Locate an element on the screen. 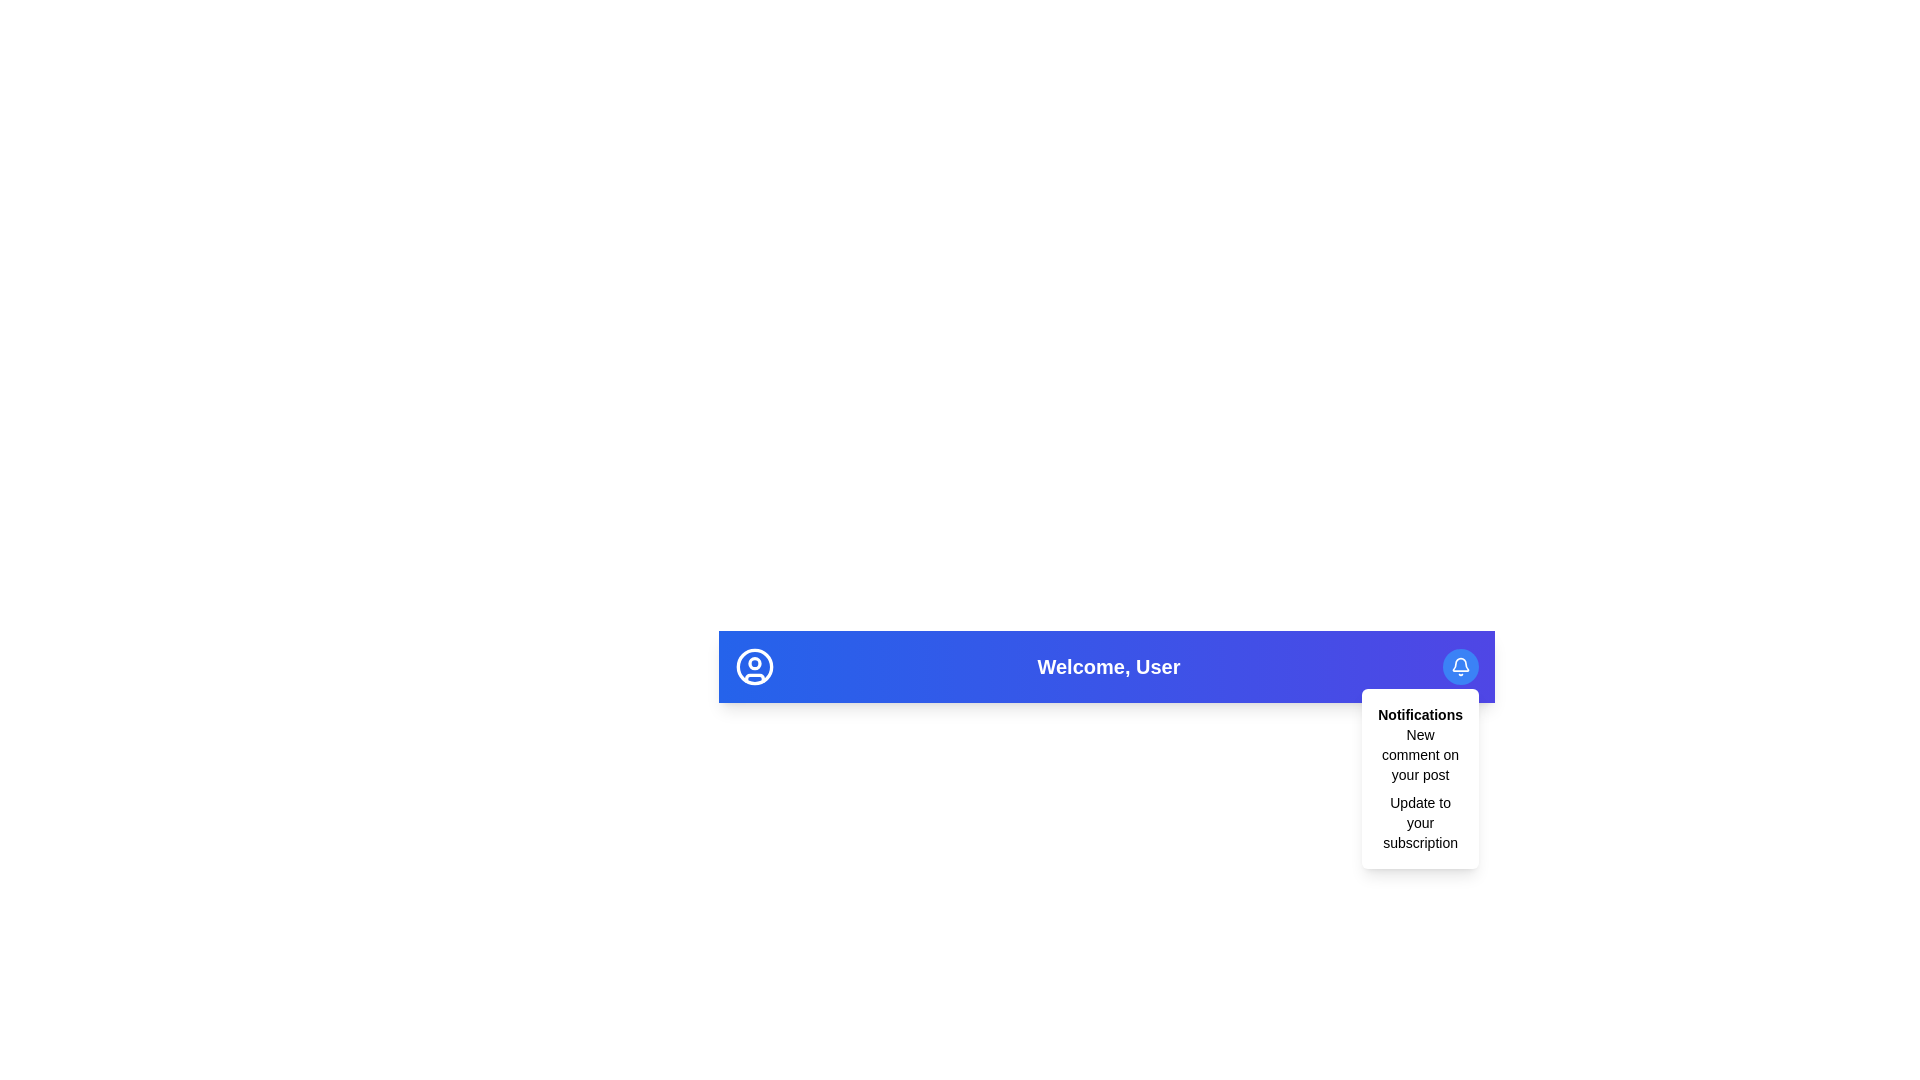  the user profile icon, which features a circular outline and a head with shoulders design, located on the far left of the horizontal navigation bar next to 'Welcome, User' is located at coordinates (753, 667).